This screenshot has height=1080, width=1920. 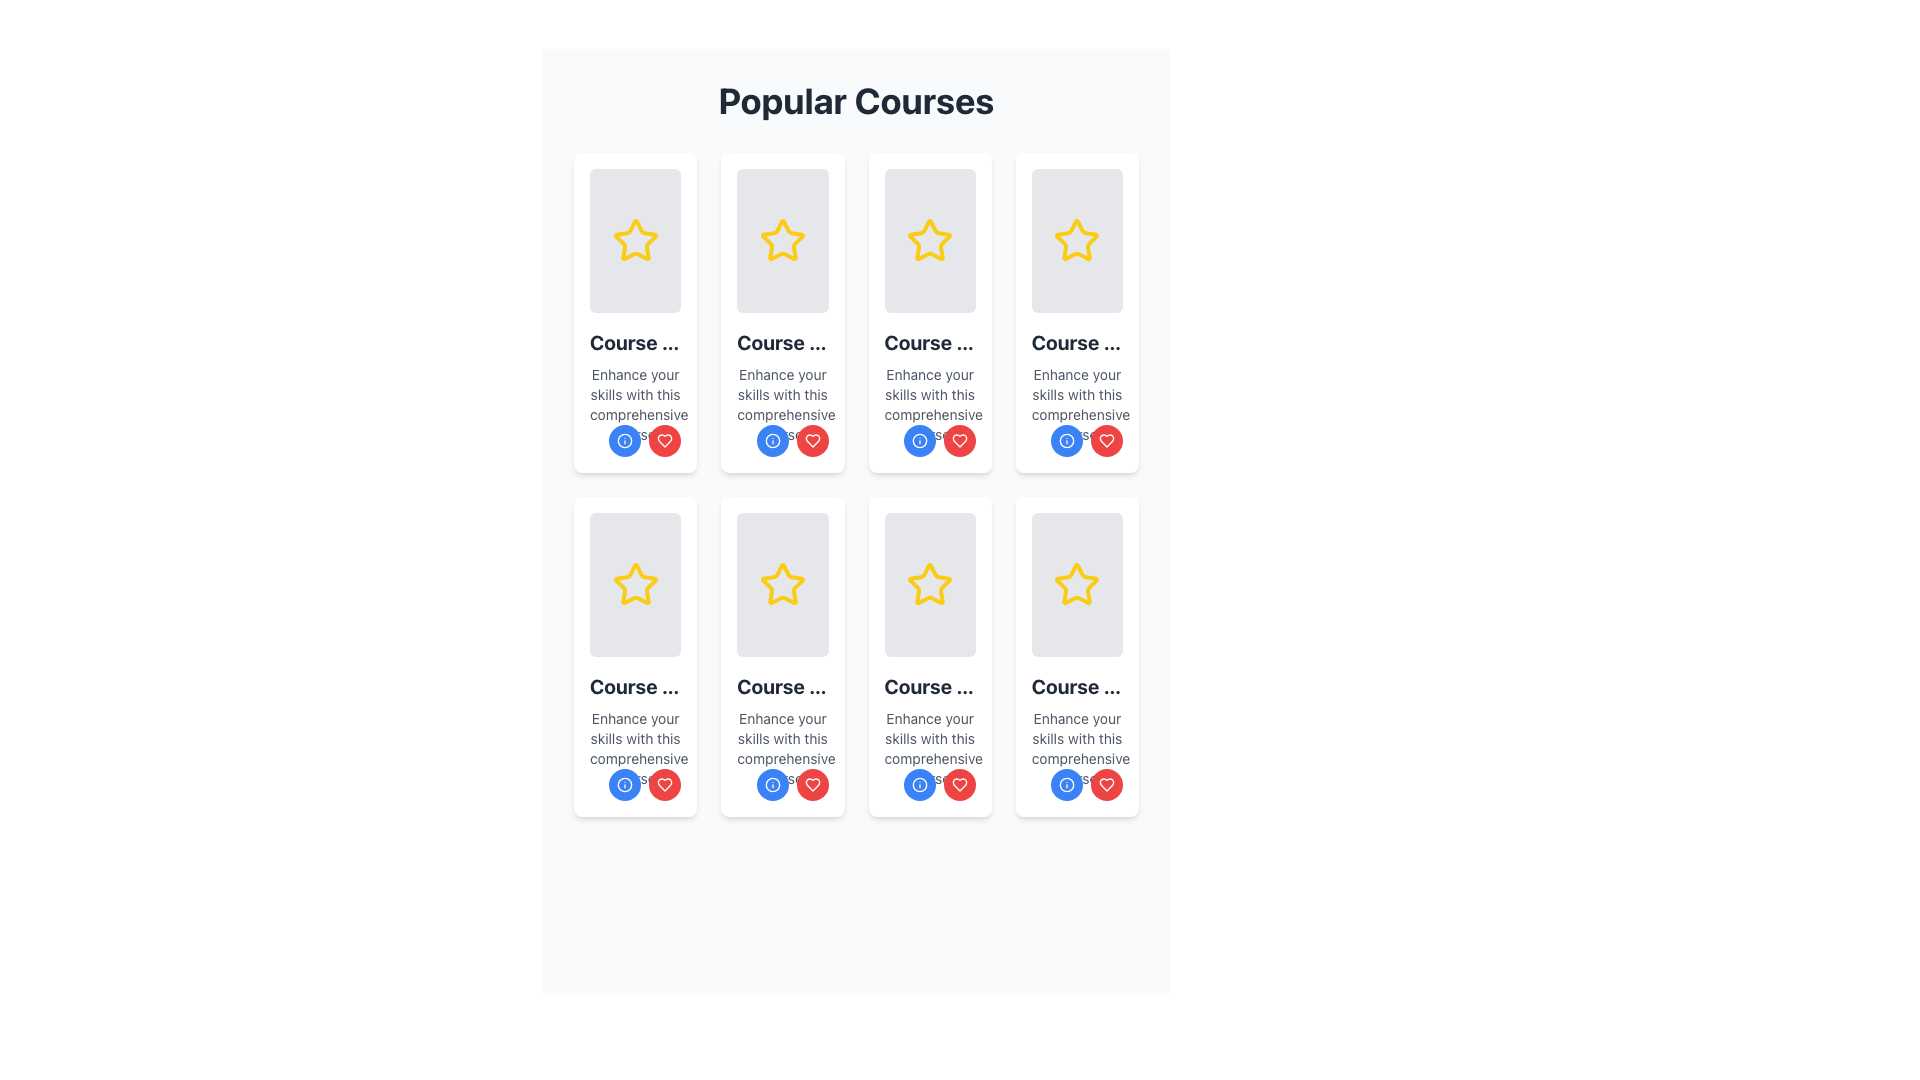 What do you see at coordinates (665, 784) in the screenshot?
I see `the red circular heart icon located at the bottom-right corner of the 'Popular Courses' card in the grid` at bounding box center [665, 784].